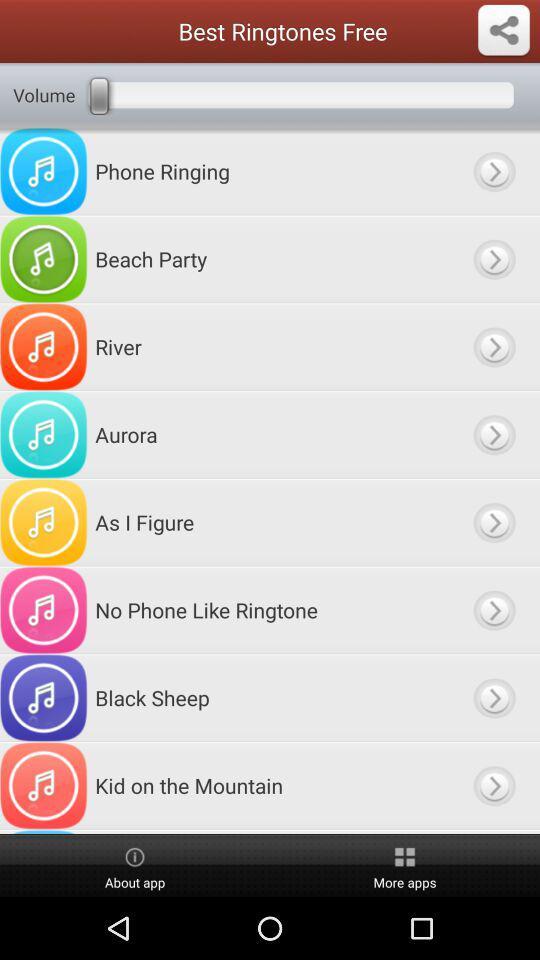 This screenshot has height=960, width=540. I want to click on the fifth next button, so click(492, 521).